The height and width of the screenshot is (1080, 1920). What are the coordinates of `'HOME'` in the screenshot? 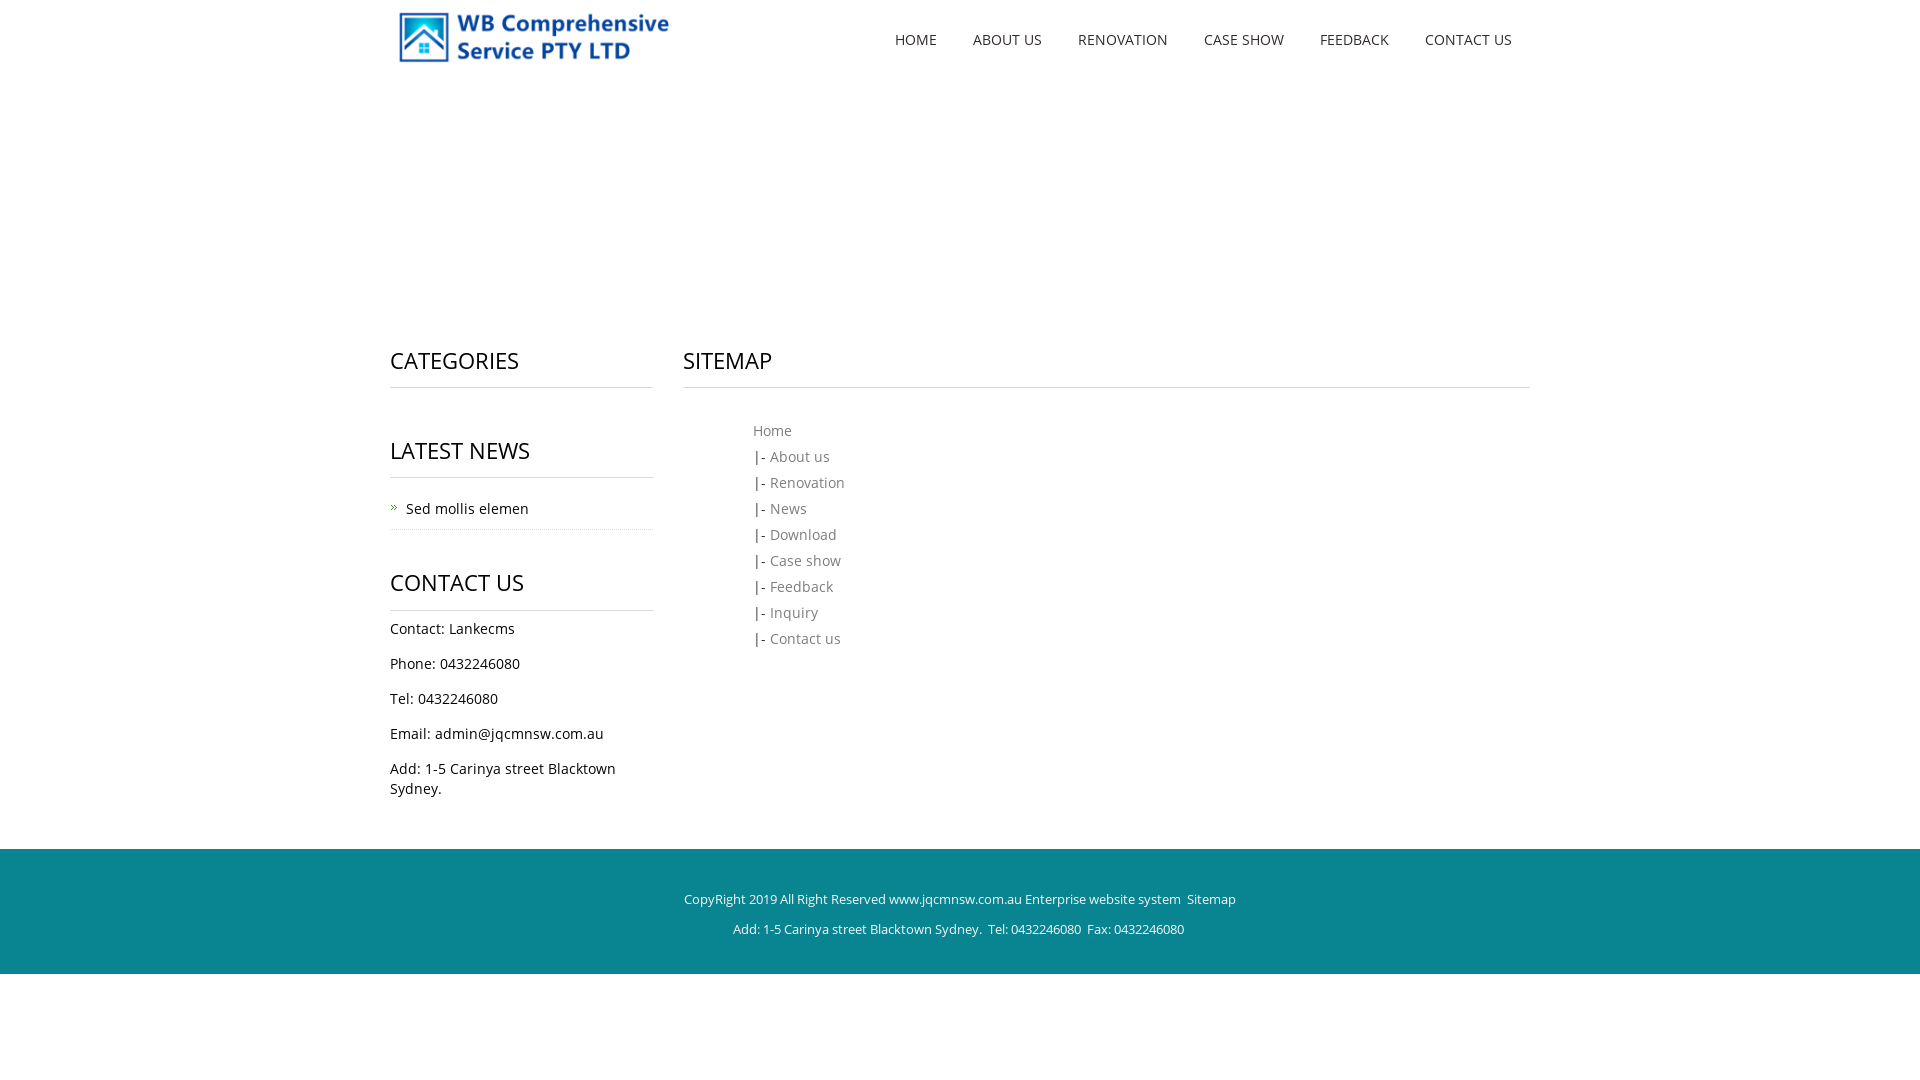 It's located at (915, 39).